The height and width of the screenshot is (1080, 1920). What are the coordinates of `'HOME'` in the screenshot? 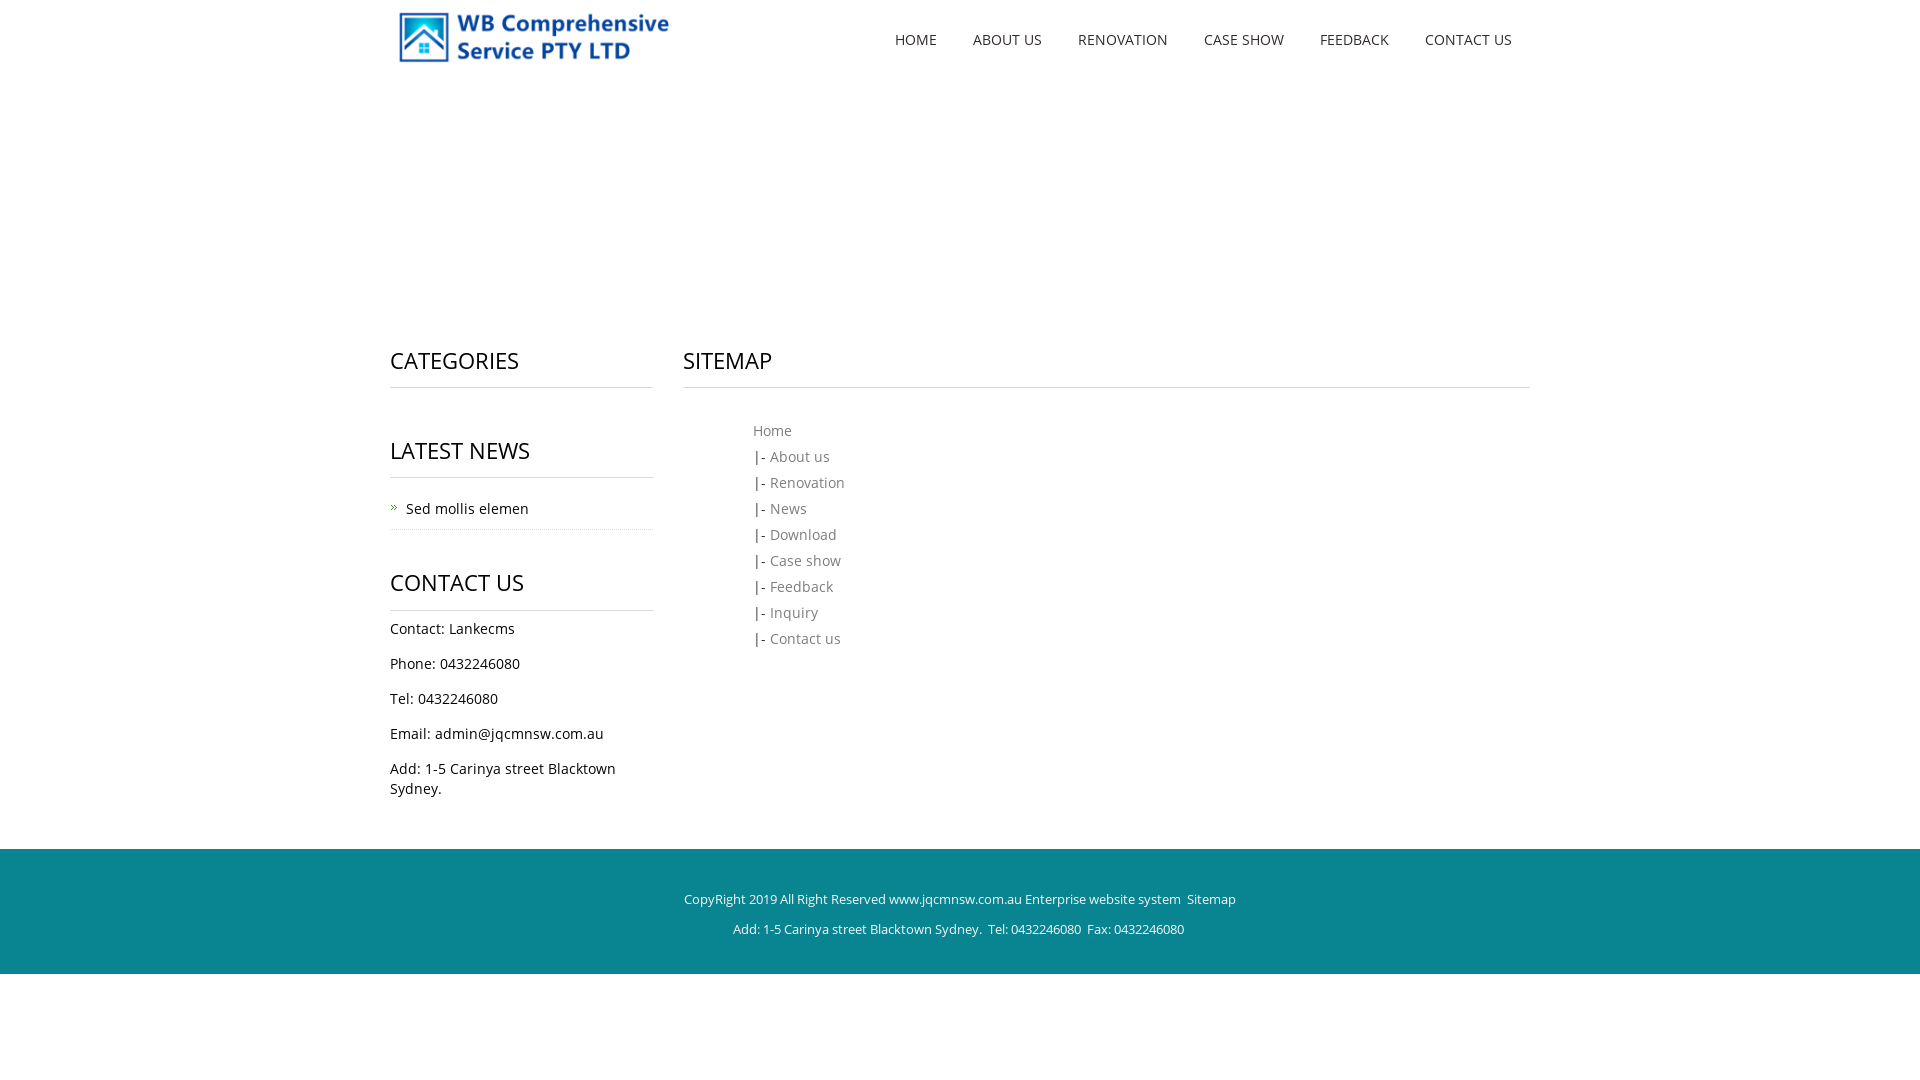 It's located at (915, 39).